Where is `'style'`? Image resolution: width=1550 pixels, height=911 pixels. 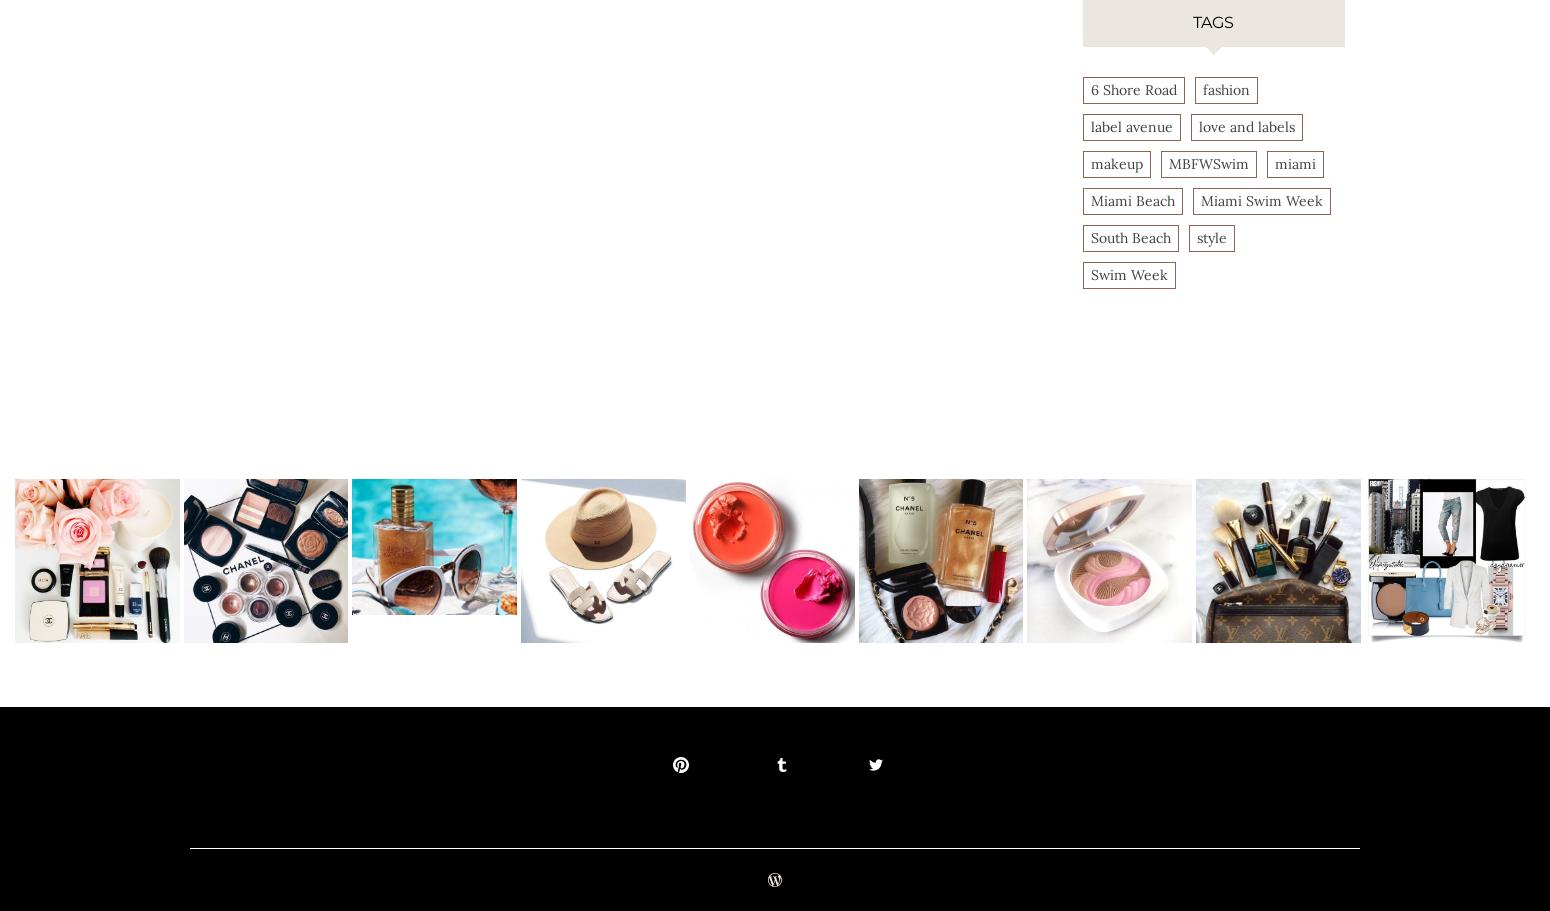 'style' is located at coordinates (1211, 237).